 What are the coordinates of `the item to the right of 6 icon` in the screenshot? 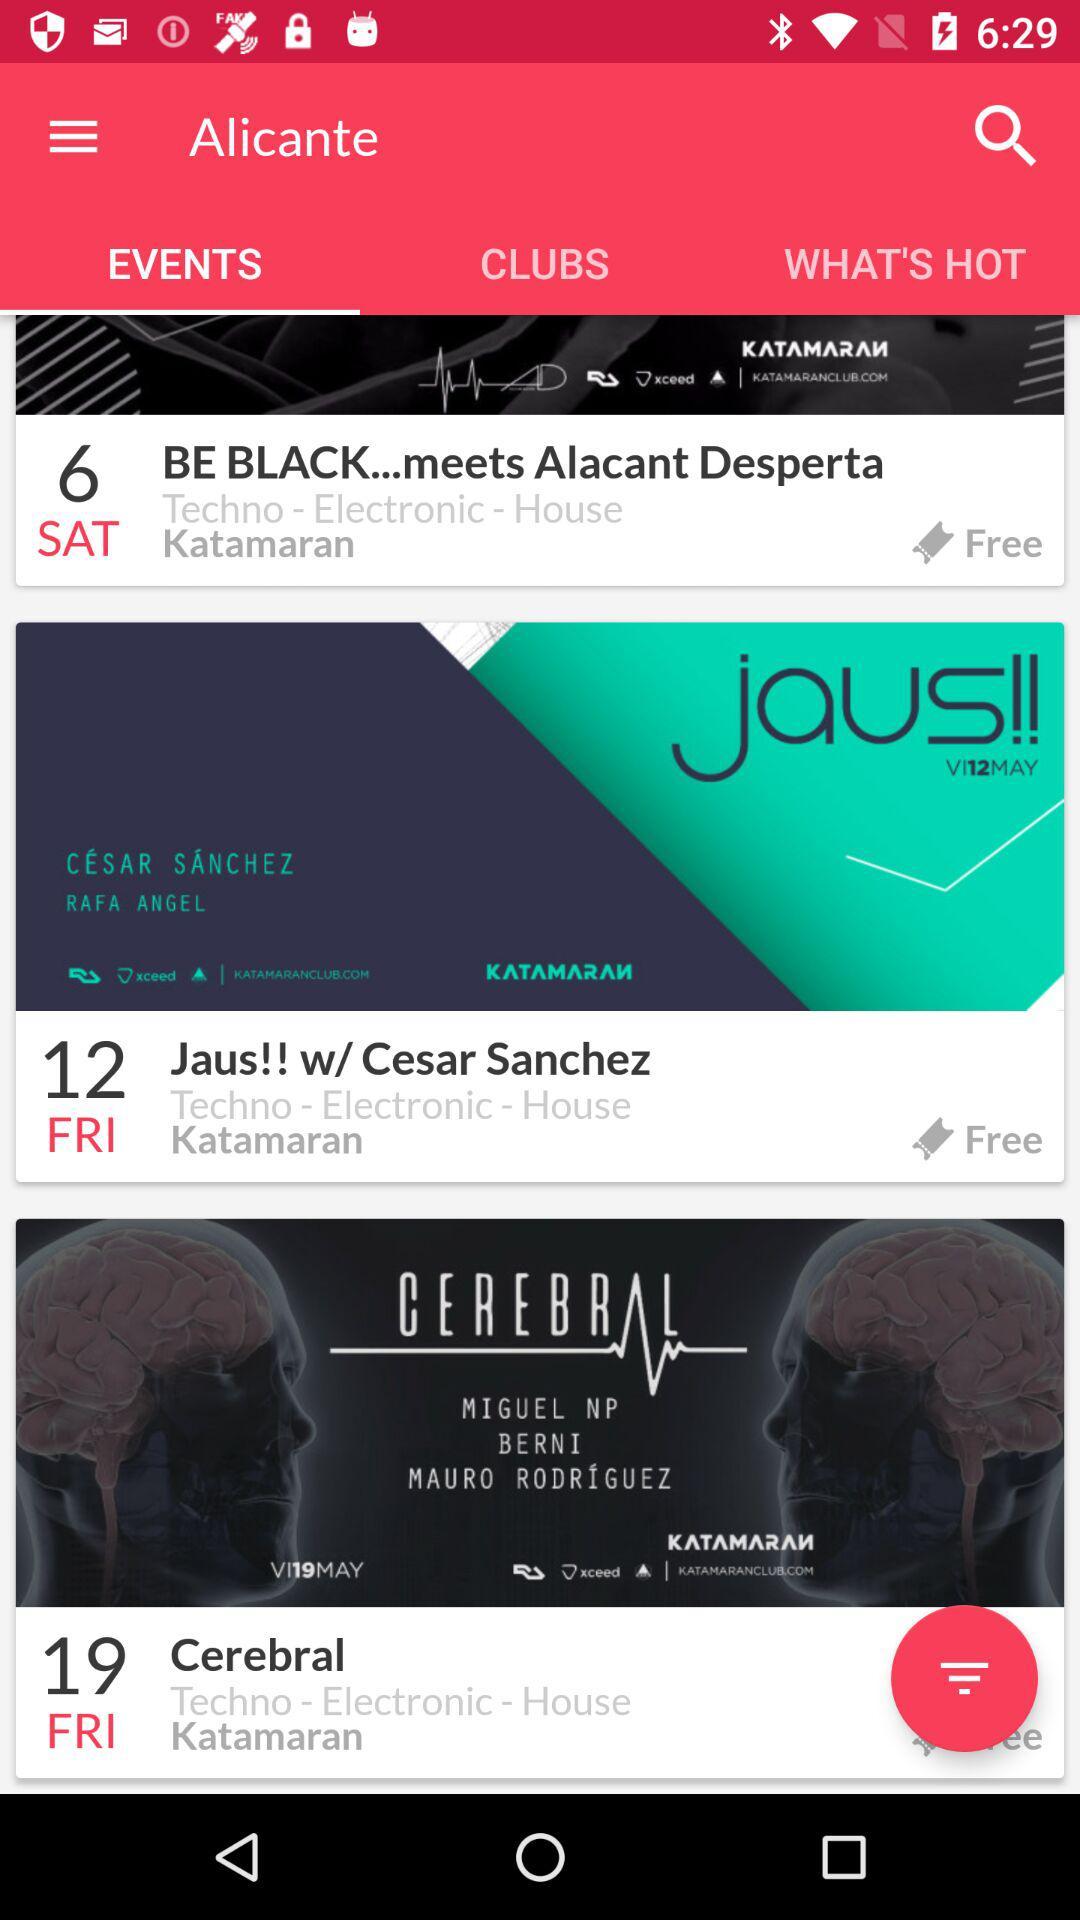 It's located at (601, 449).